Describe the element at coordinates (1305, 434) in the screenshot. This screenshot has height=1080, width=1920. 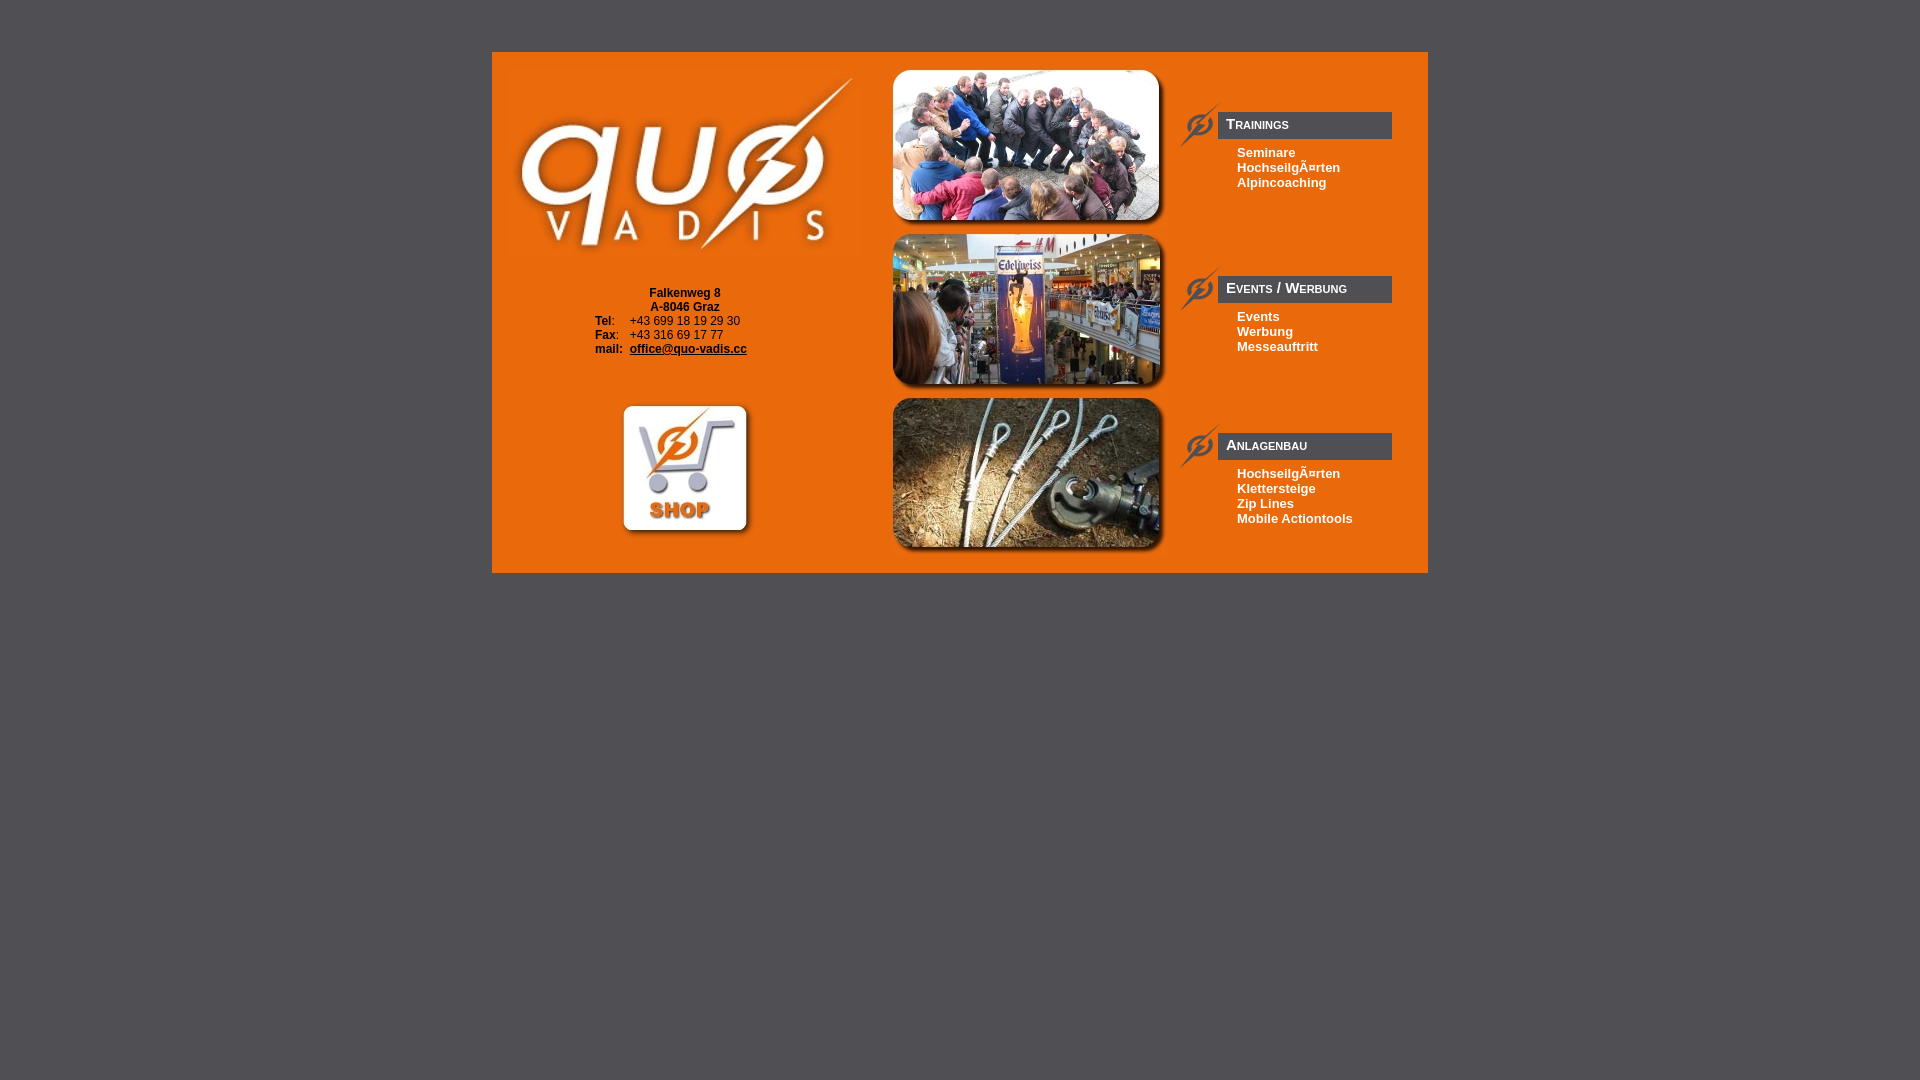
I see `'Anlagenbau'` at that location.